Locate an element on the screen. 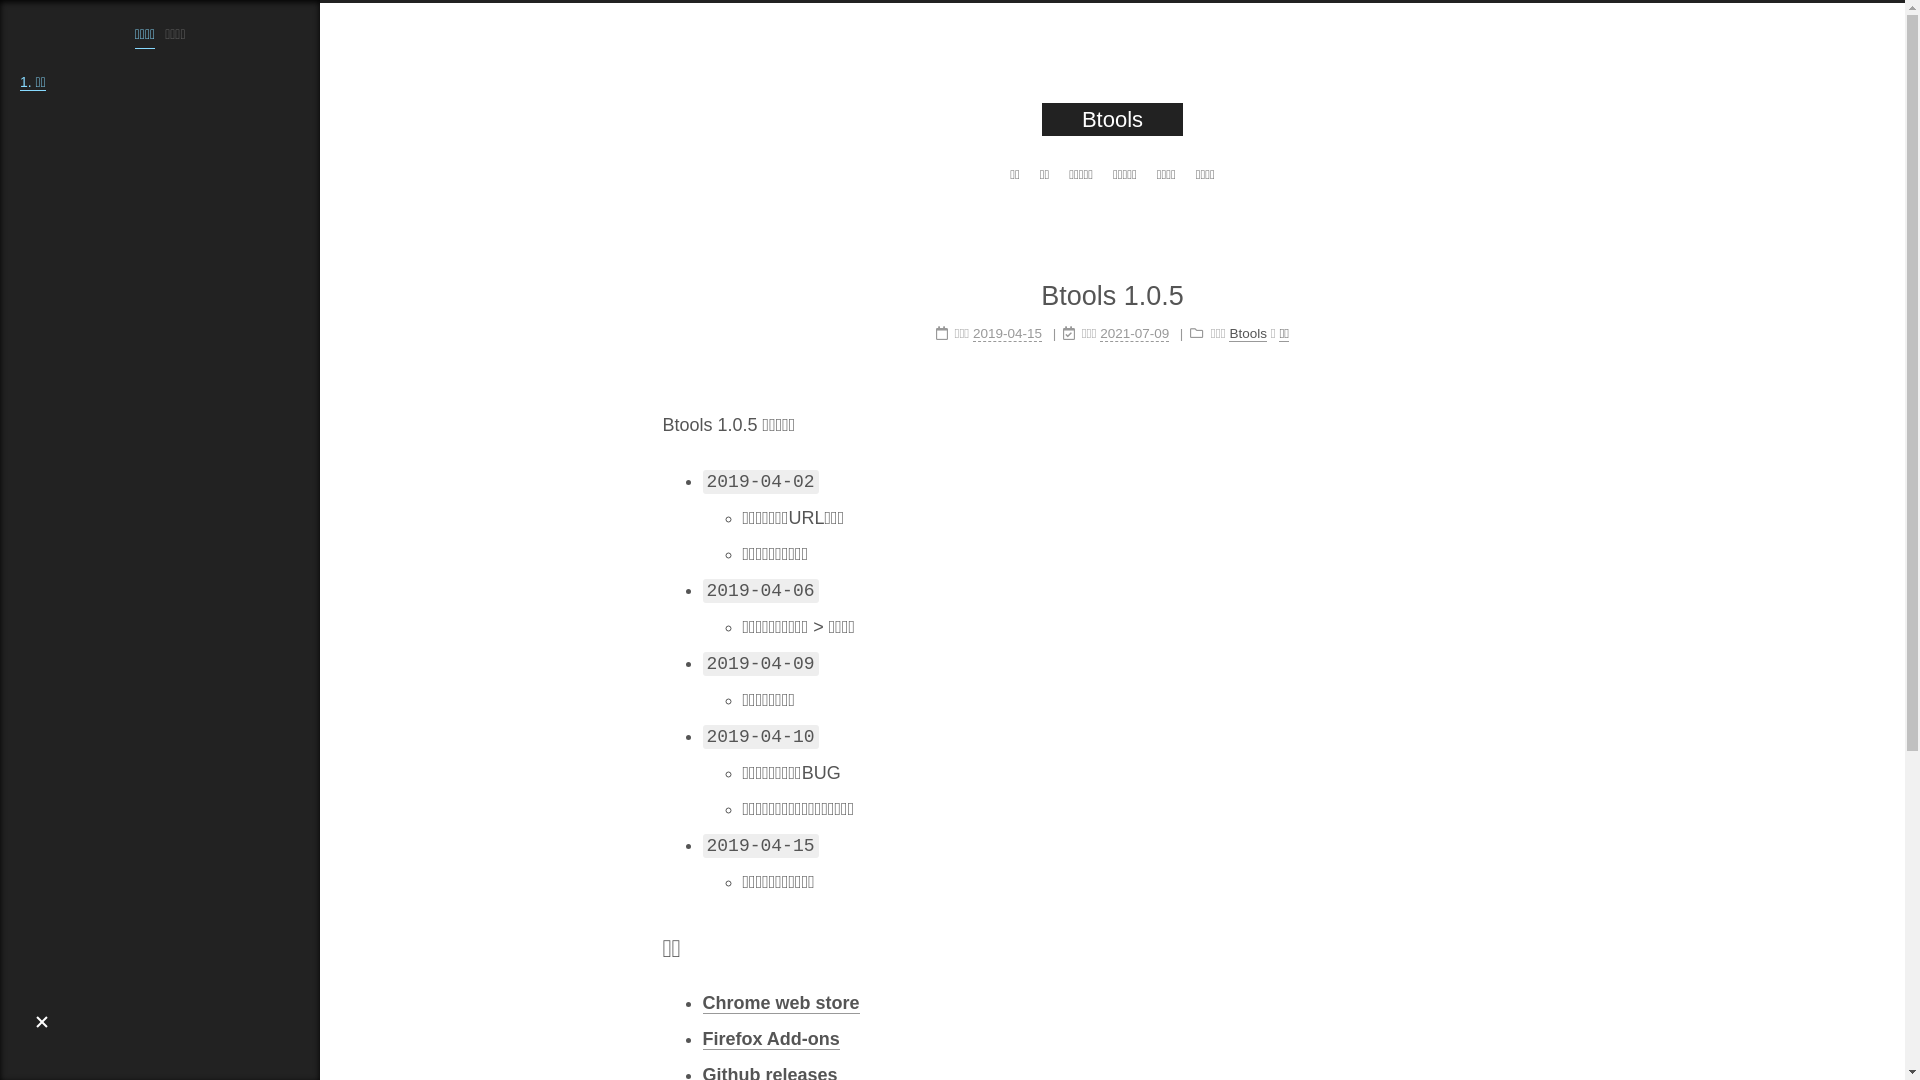 The image size is (1920, 1080). 'Btools' is located at coordinates (1247, 333).